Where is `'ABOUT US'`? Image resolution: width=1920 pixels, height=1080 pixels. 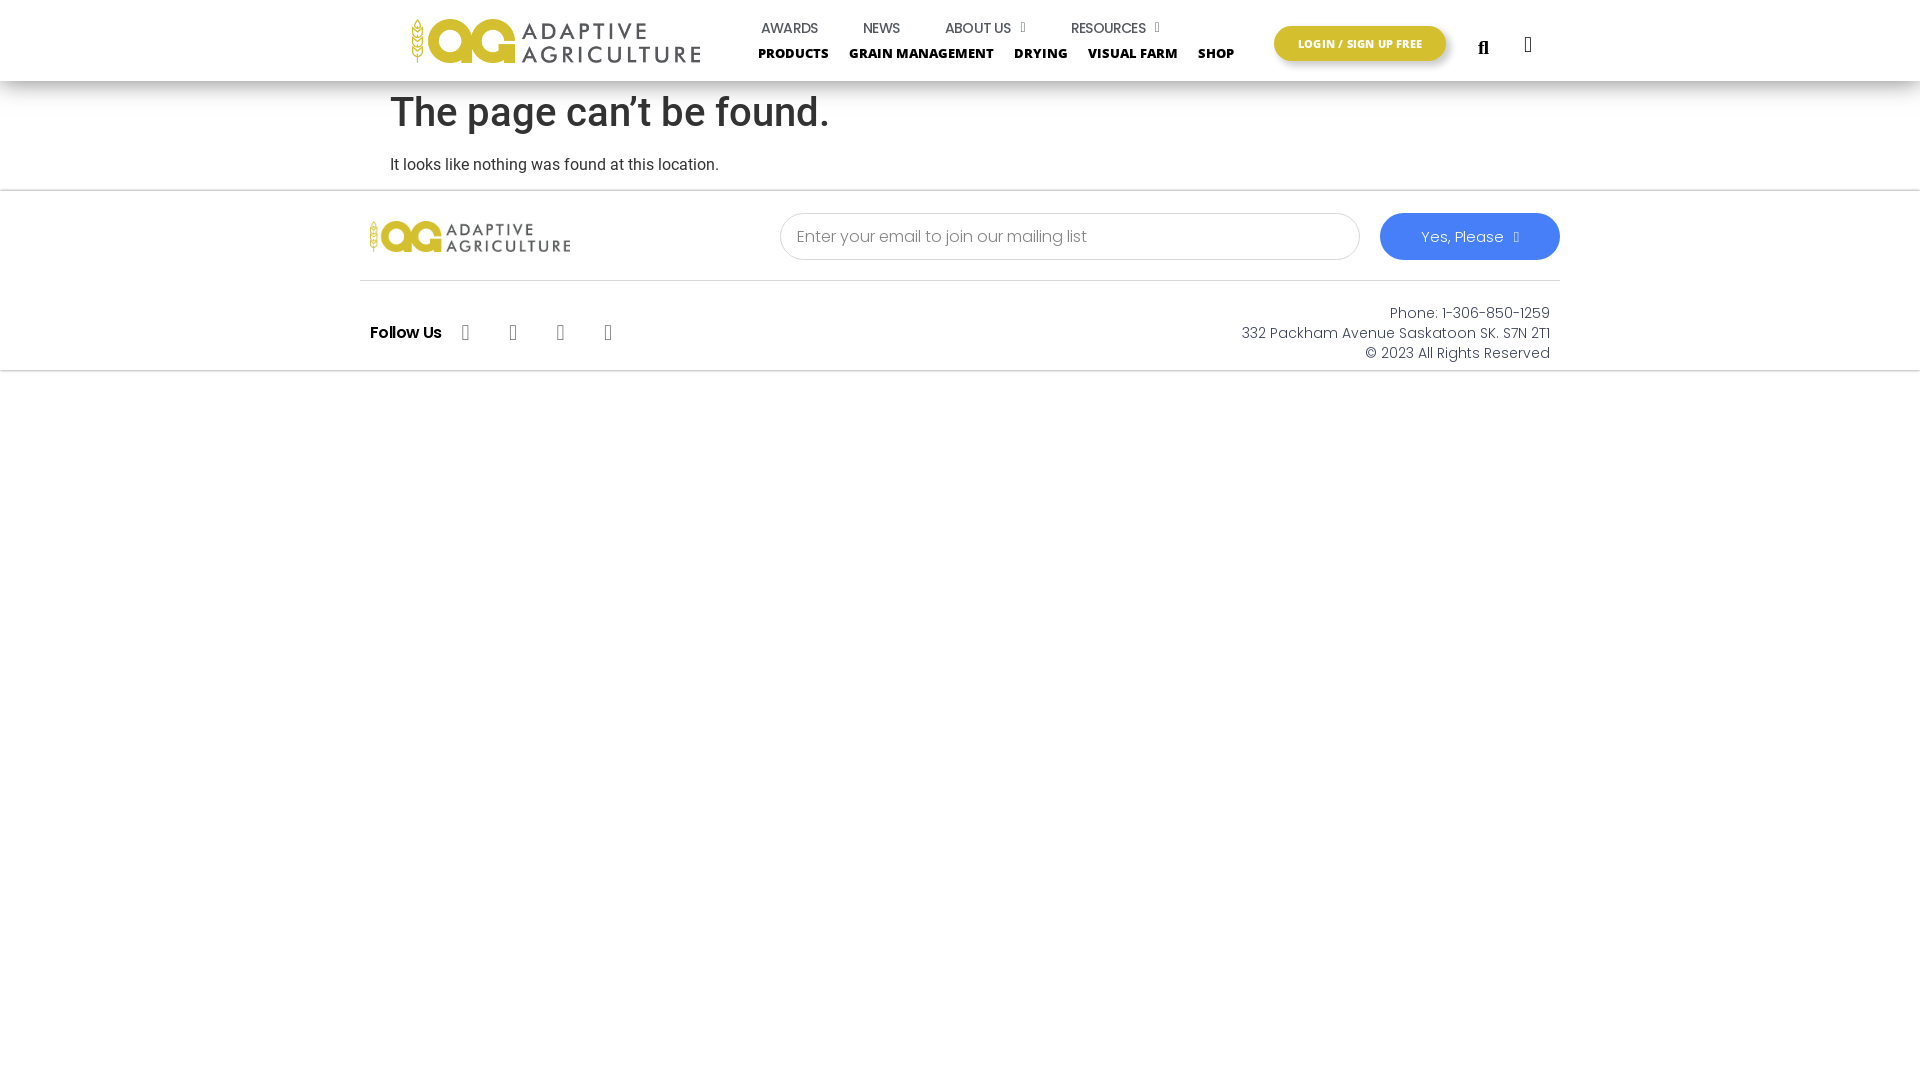 'ABOUT US' is located at coordinates (924, 27).